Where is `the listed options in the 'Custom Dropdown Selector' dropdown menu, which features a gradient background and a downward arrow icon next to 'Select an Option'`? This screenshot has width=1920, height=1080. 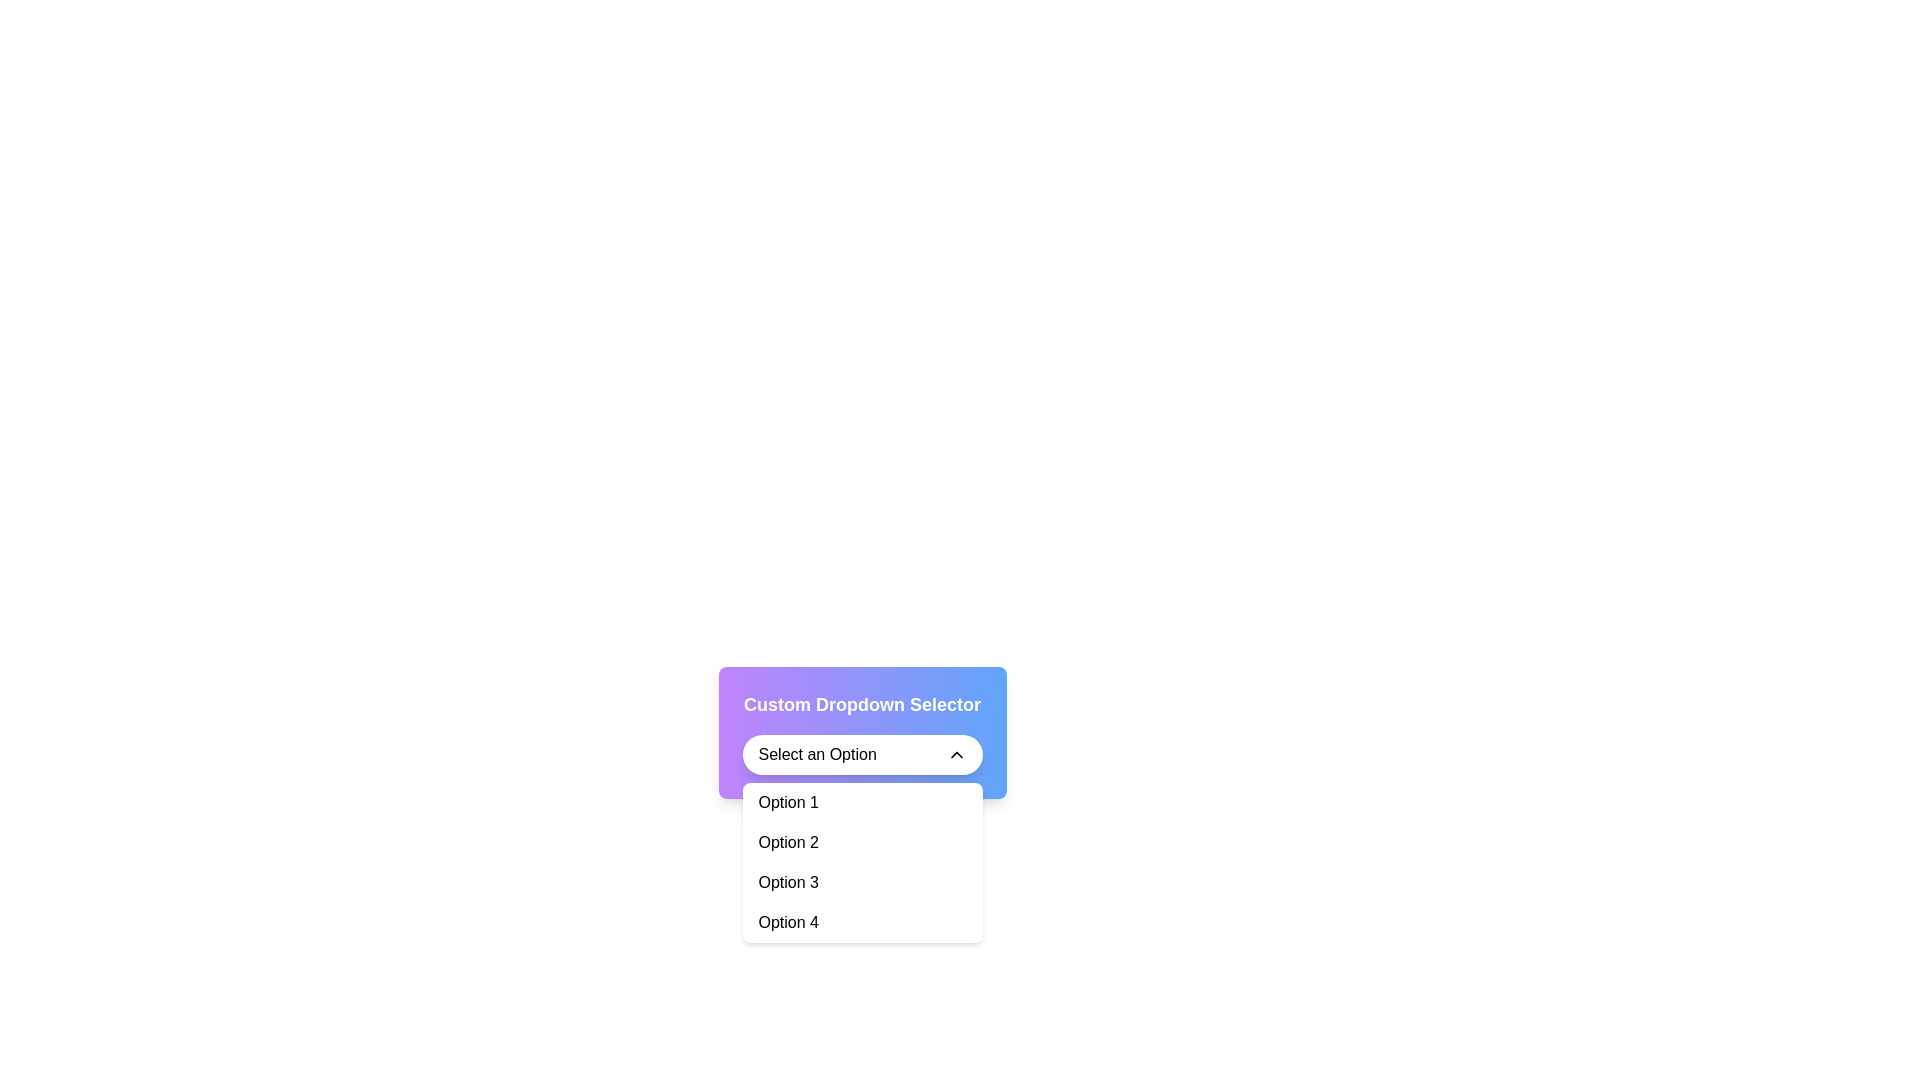
the listed options in the 'Custom Dropdown Selector' dropdown menu, which features a gradient background and a downward arrow icon next to 'Select an Option' is located at coordinates (862, 732).